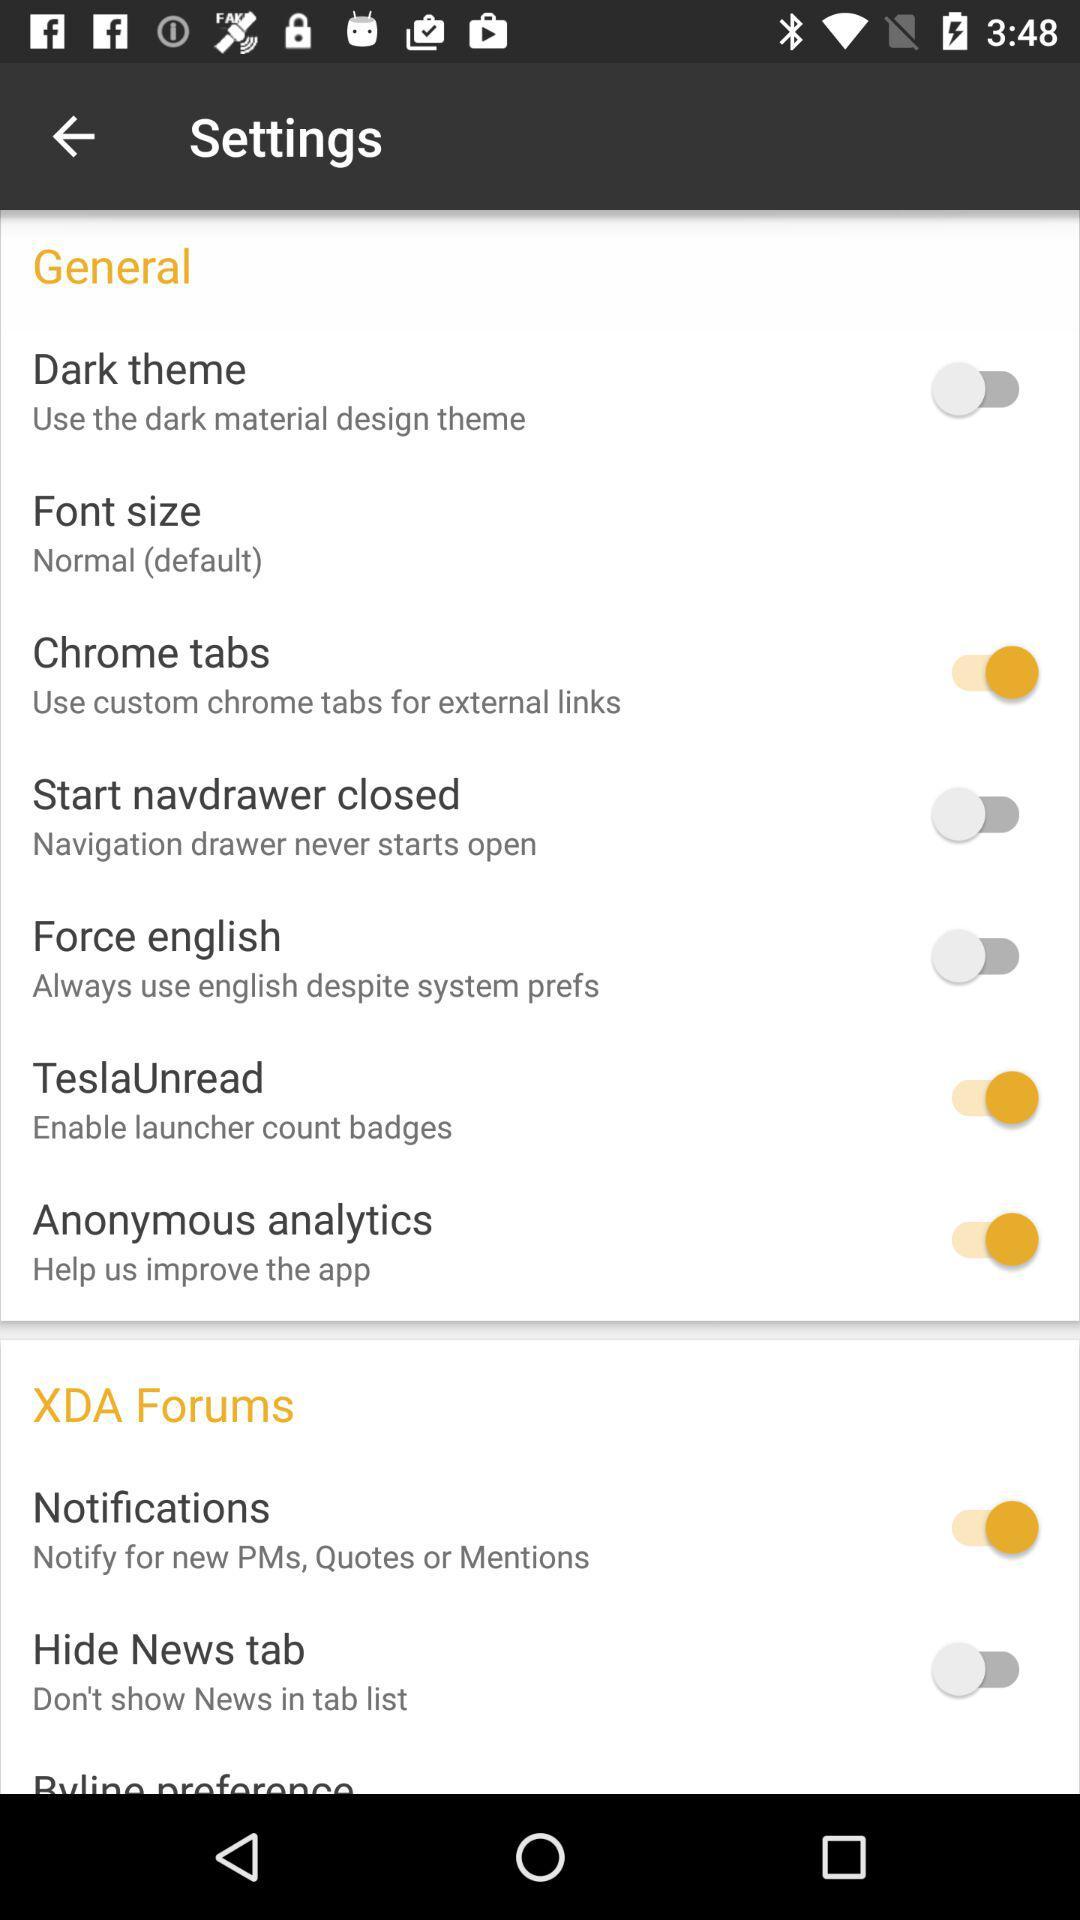 The height and width of the screenshot is (1920, 1080). Describe the element at coordinates (984, 814) in the screenshot. I see `navdrawer toggle` at that location.